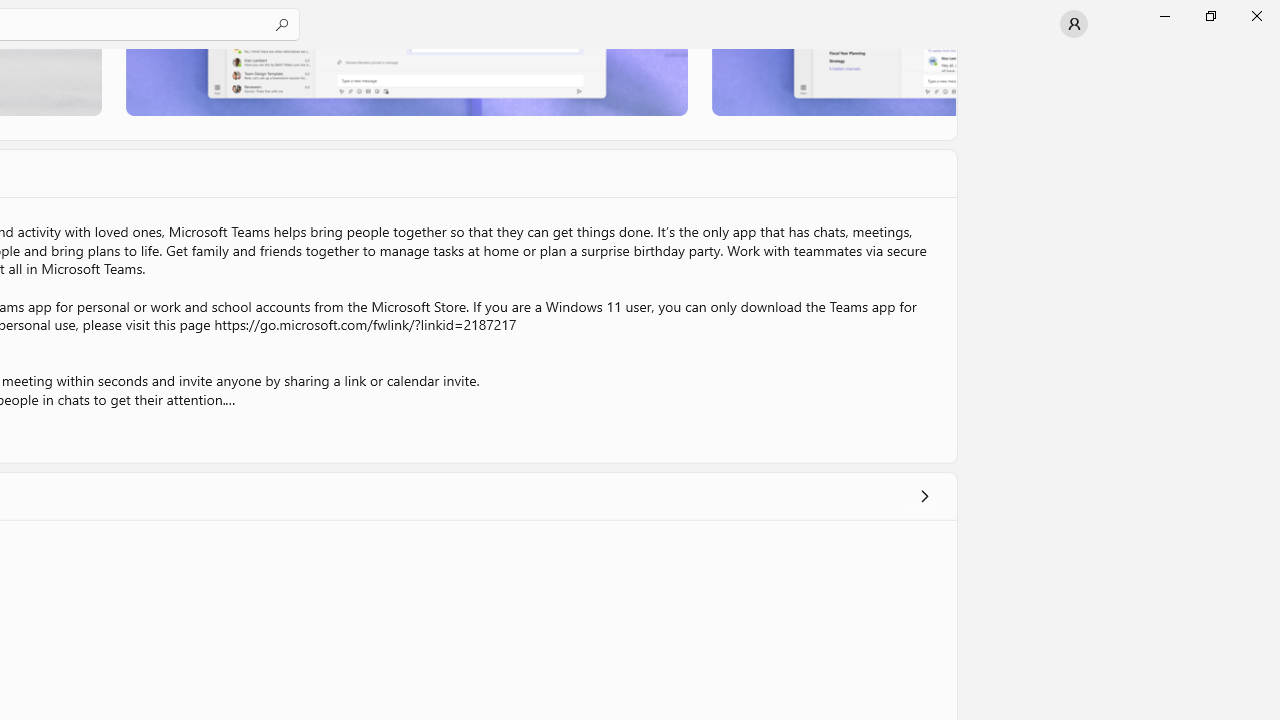 The image size is (1280, 720). What do you see at coordinates (833, 81) in the screenshot?
I see `'Screenshot 3'` at bounding box center [833, 81].